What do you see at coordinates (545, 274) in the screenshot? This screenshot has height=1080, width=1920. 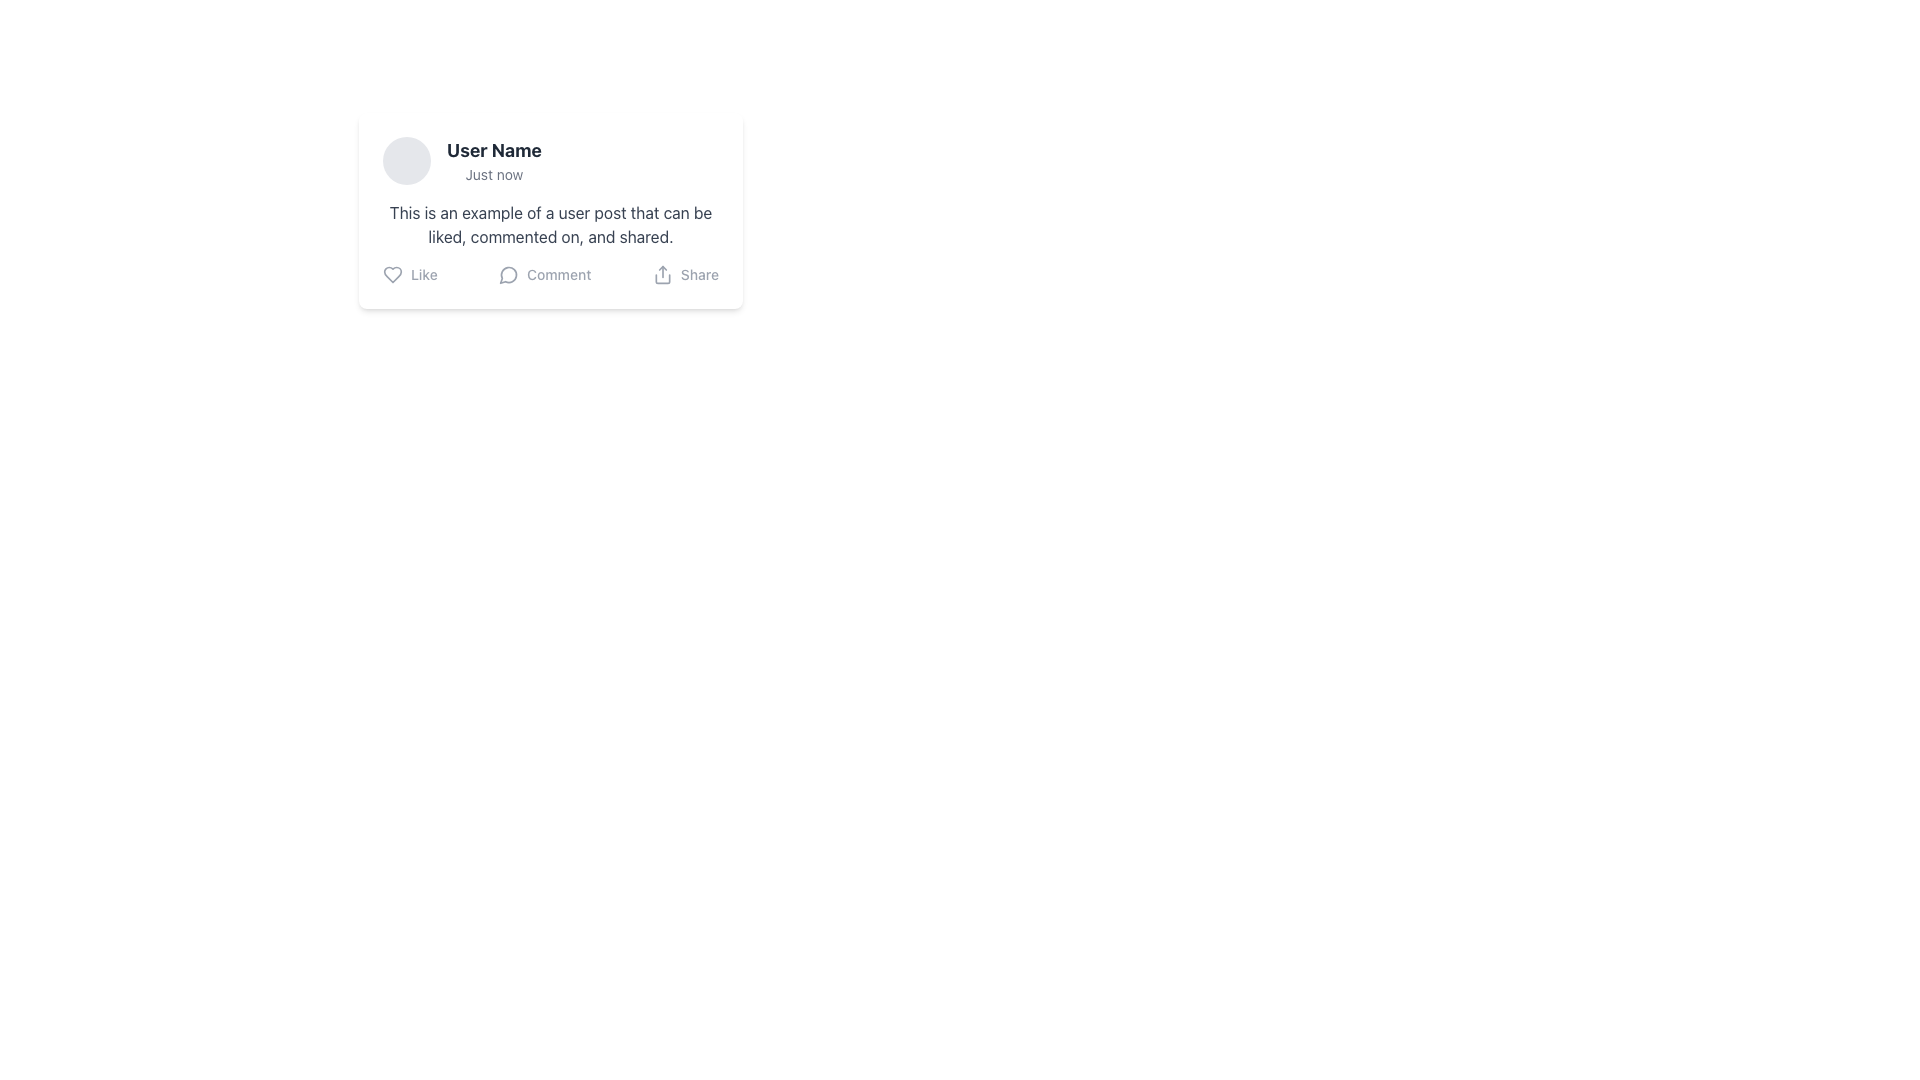 I see `the 'Comment' button, which has a gray speech bubble icon and is located centrally between the 'Like' and 'Share' buttons under the user's post` at bounding box center [545, 274].